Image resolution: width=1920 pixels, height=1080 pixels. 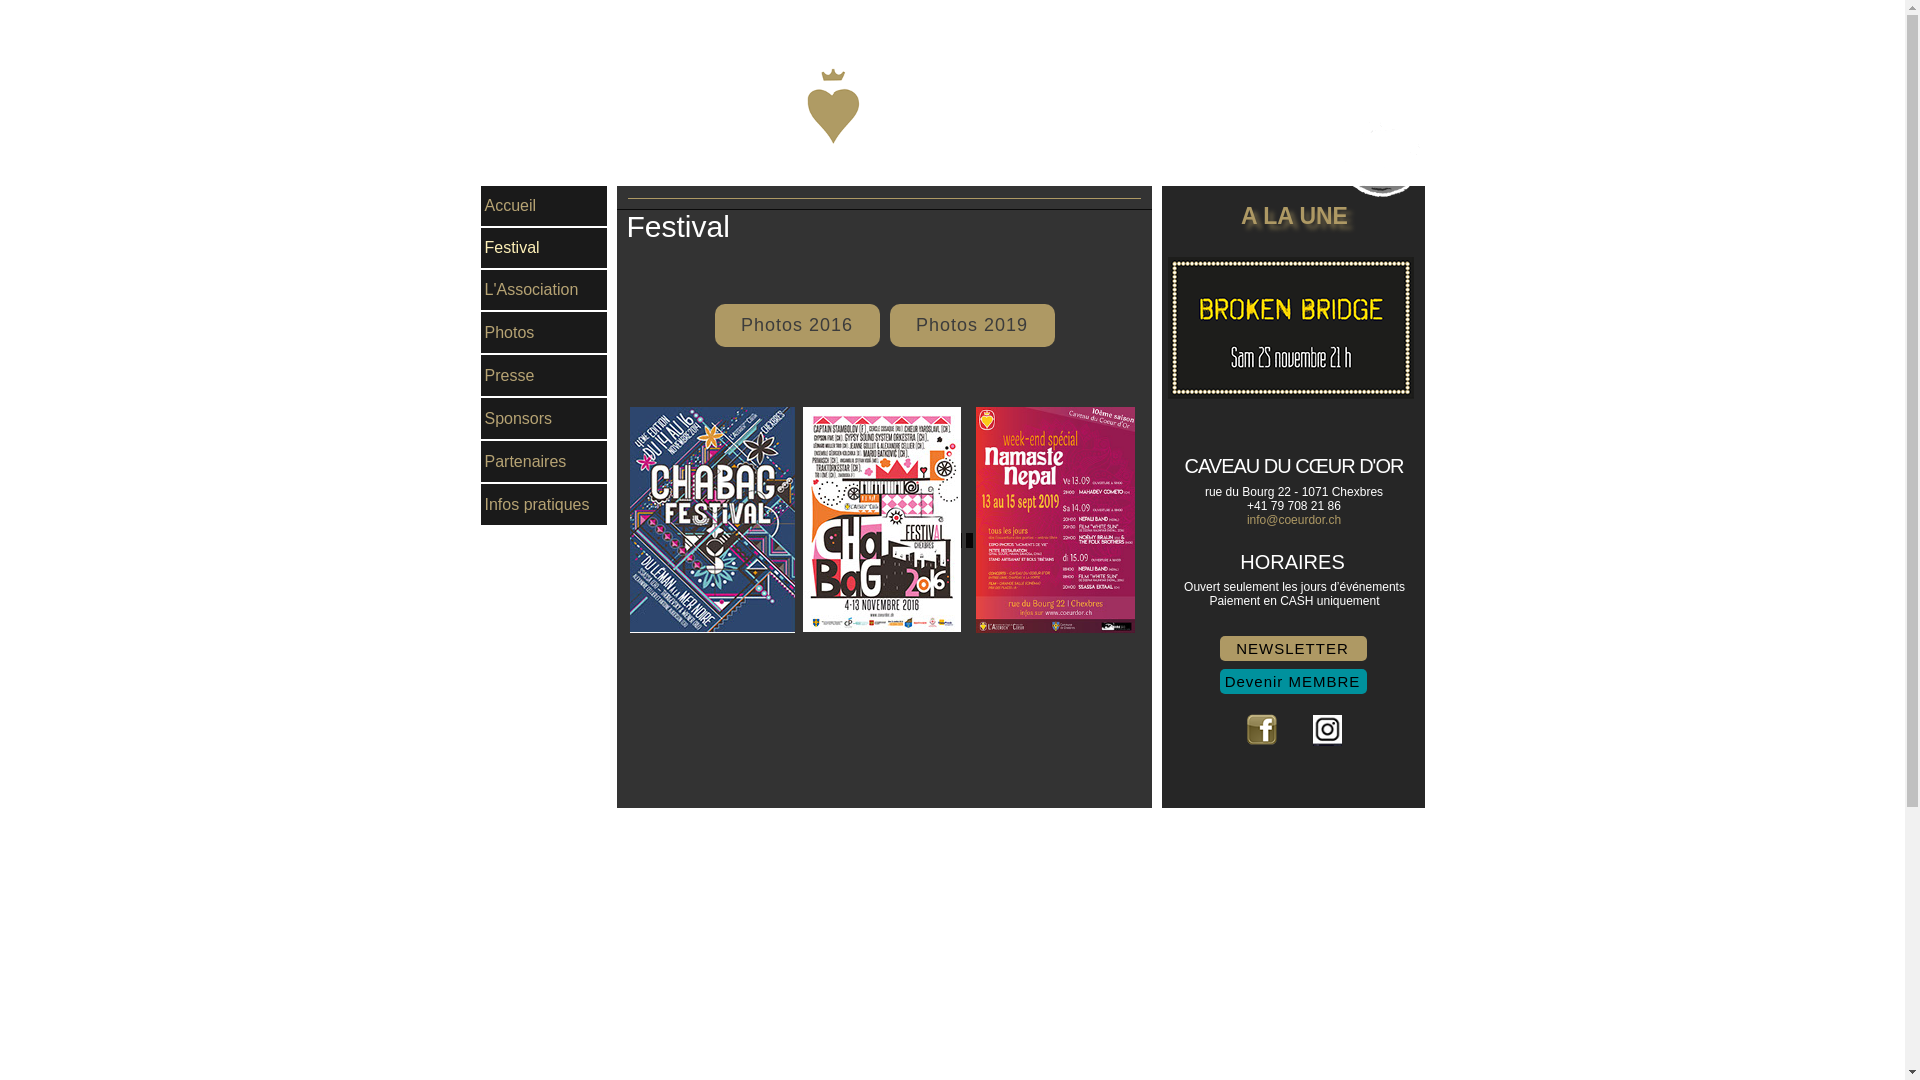 What do you see at coordinates (1294, 519) in the screenshot?
I see `'info@coeurdor.ch'` at bounding box center [1294, 519].